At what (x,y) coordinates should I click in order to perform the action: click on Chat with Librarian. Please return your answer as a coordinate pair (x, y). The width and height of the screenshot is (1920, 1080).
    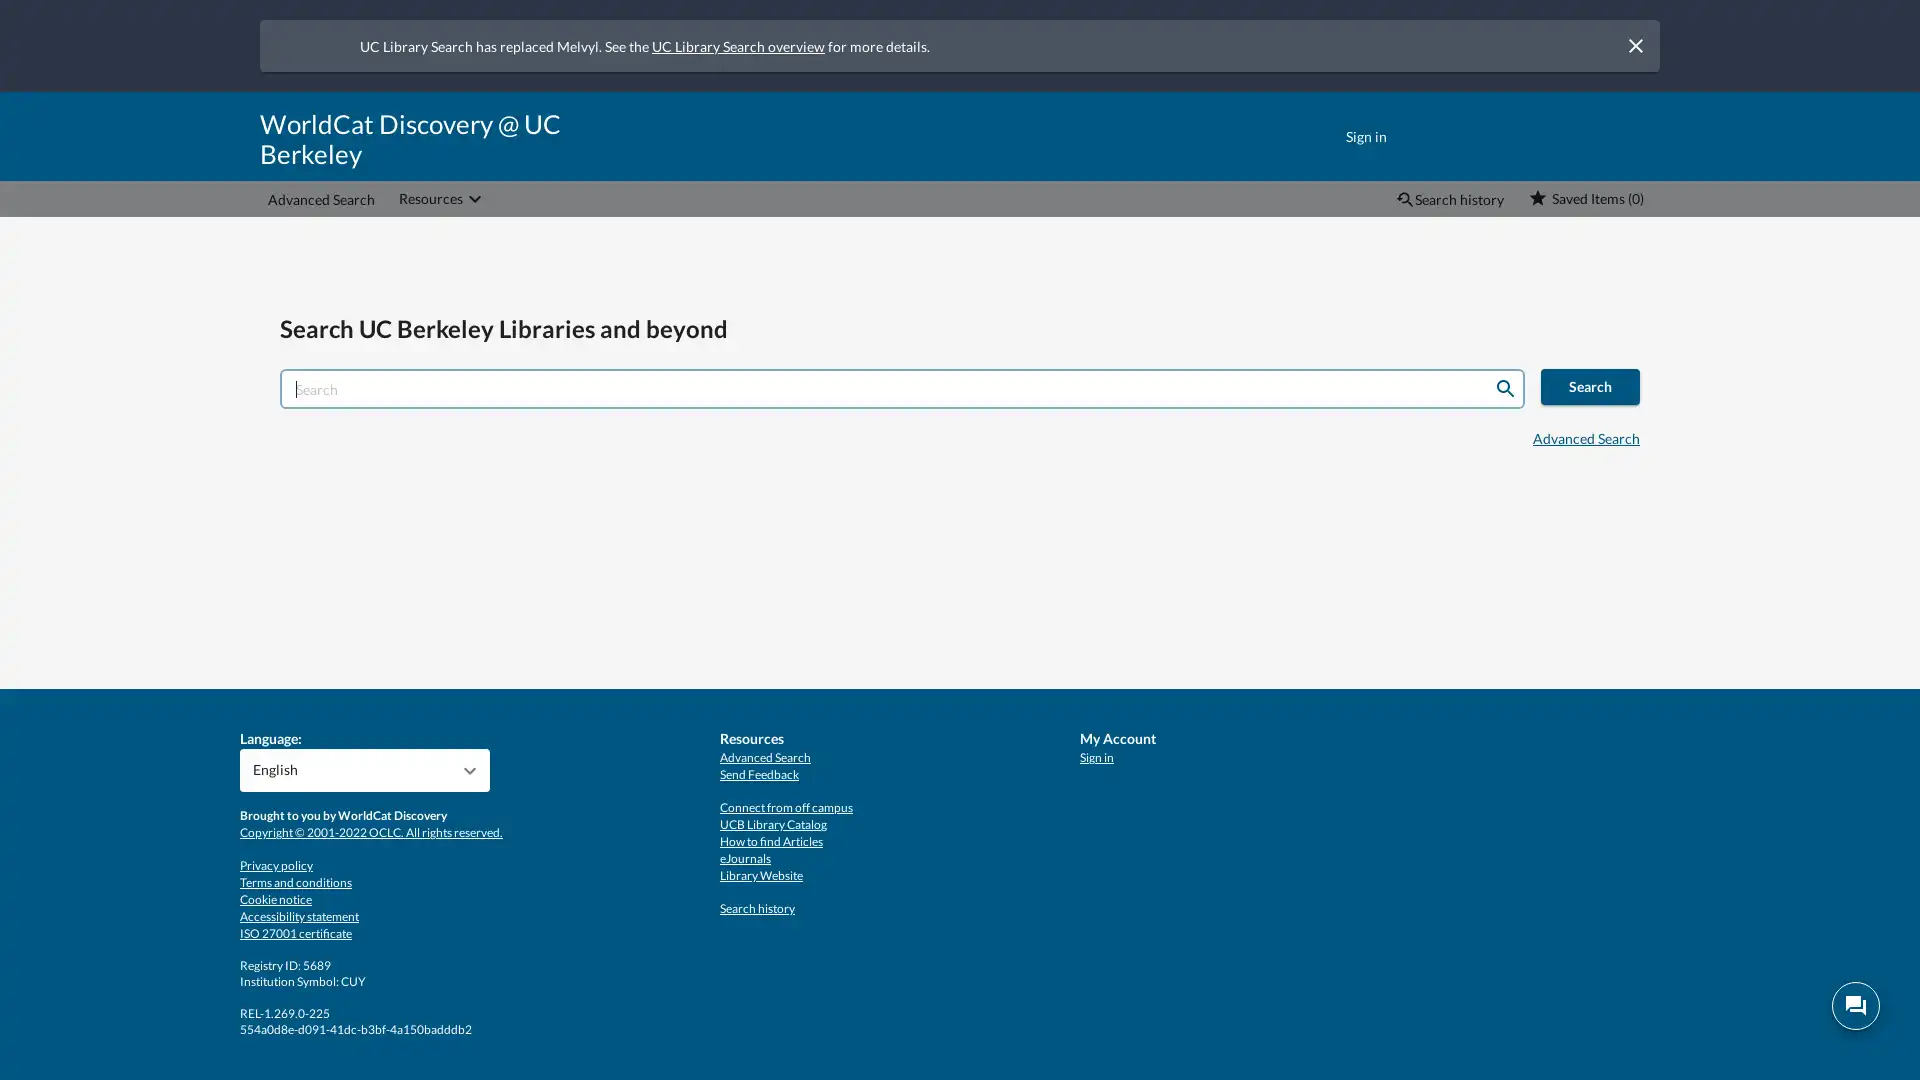
    Looking at the image, I should click on (1855, 1006).